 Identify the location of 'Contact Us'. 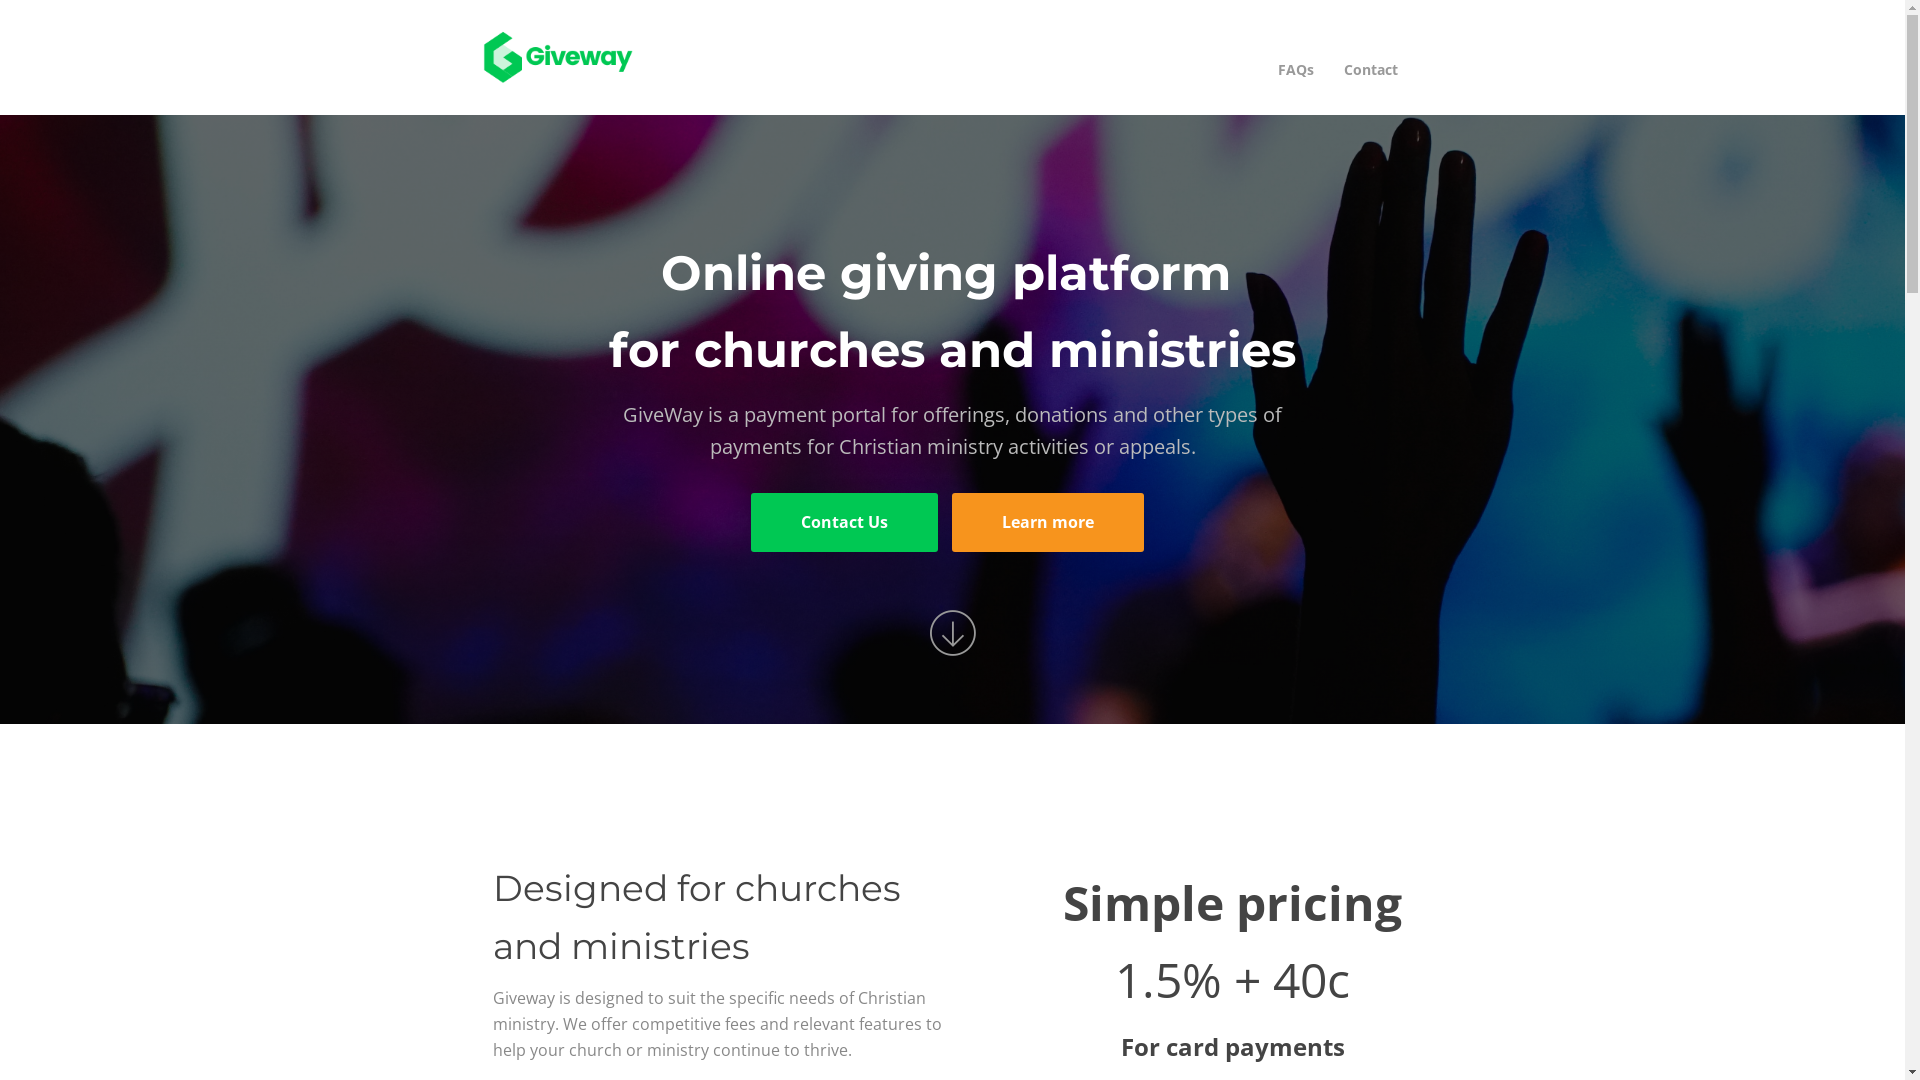
(844, 521).